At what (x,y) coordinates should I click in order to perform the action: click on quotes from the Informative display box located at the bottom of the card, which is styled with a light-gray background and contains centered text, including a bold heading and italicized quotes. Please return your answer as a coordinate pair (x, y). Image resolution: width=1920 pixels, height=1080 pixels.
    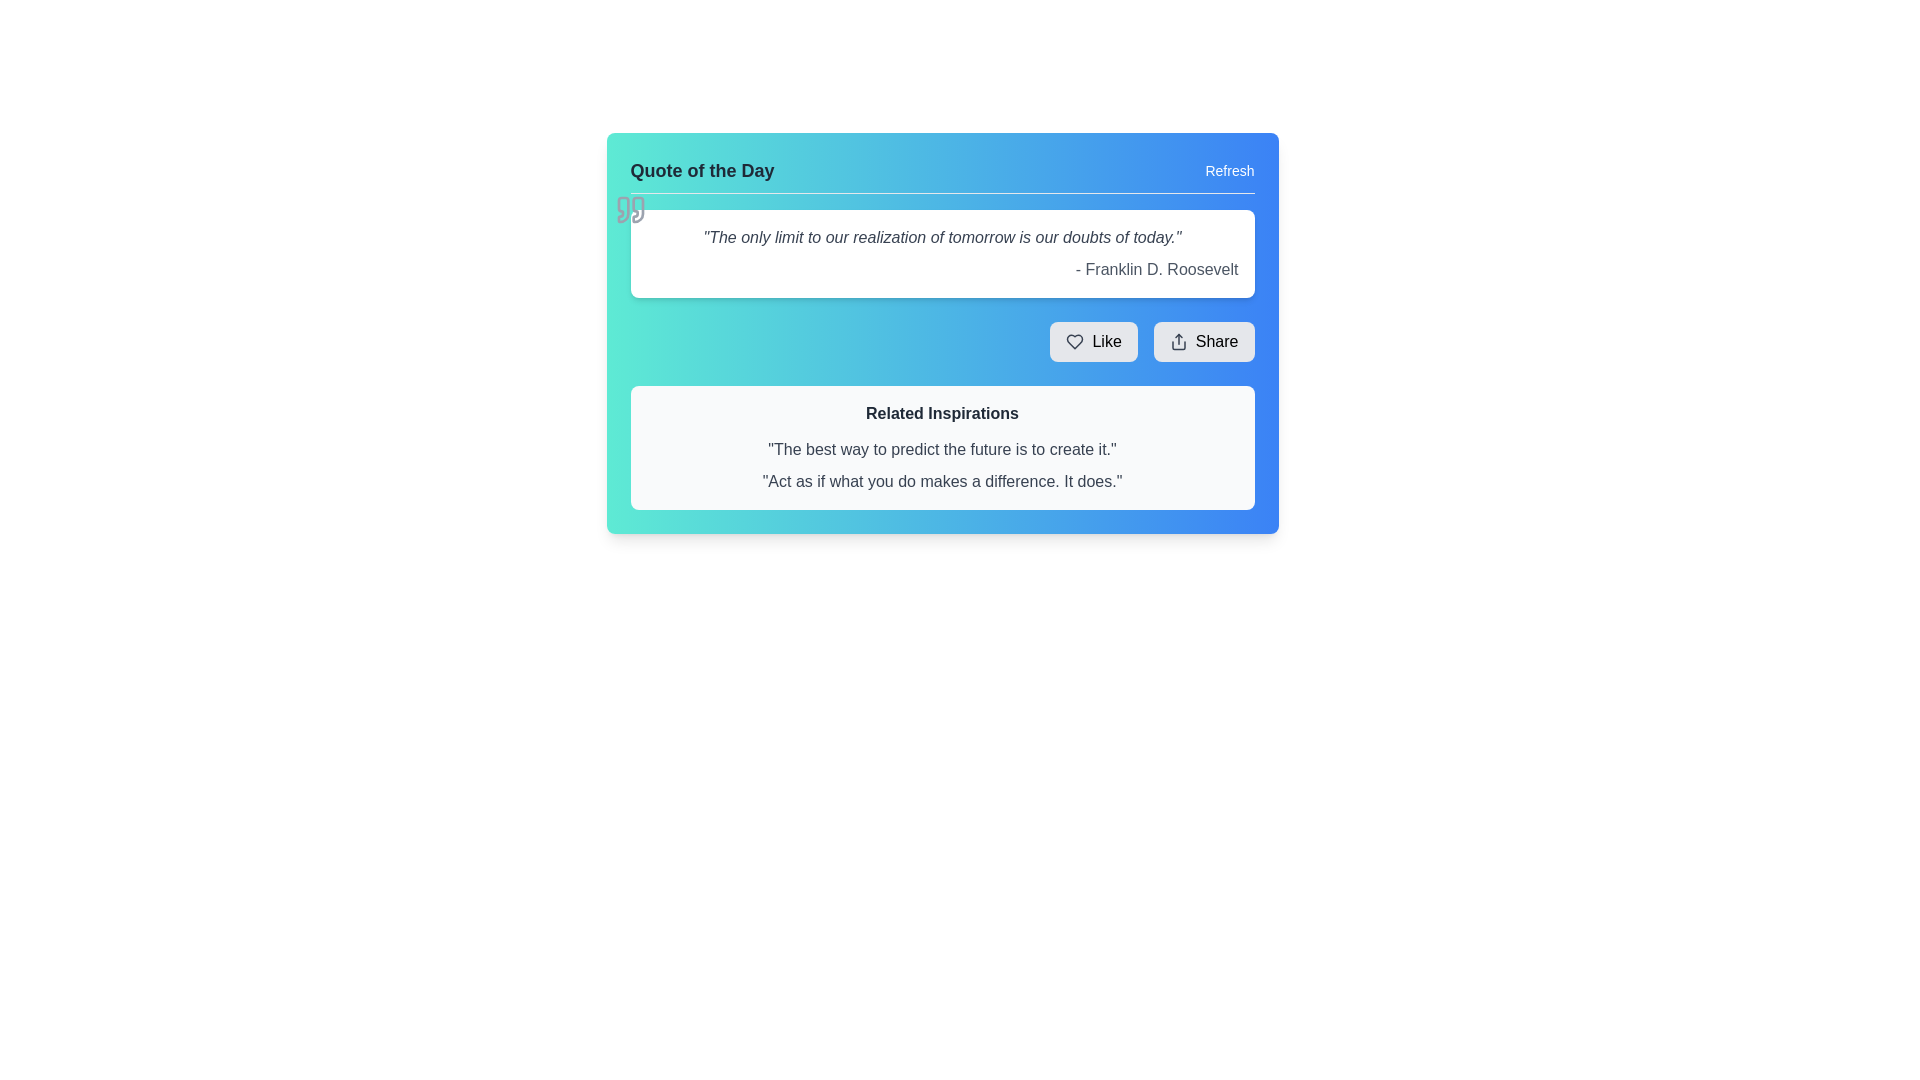
    Looking at the image, I should click on (941, 446).